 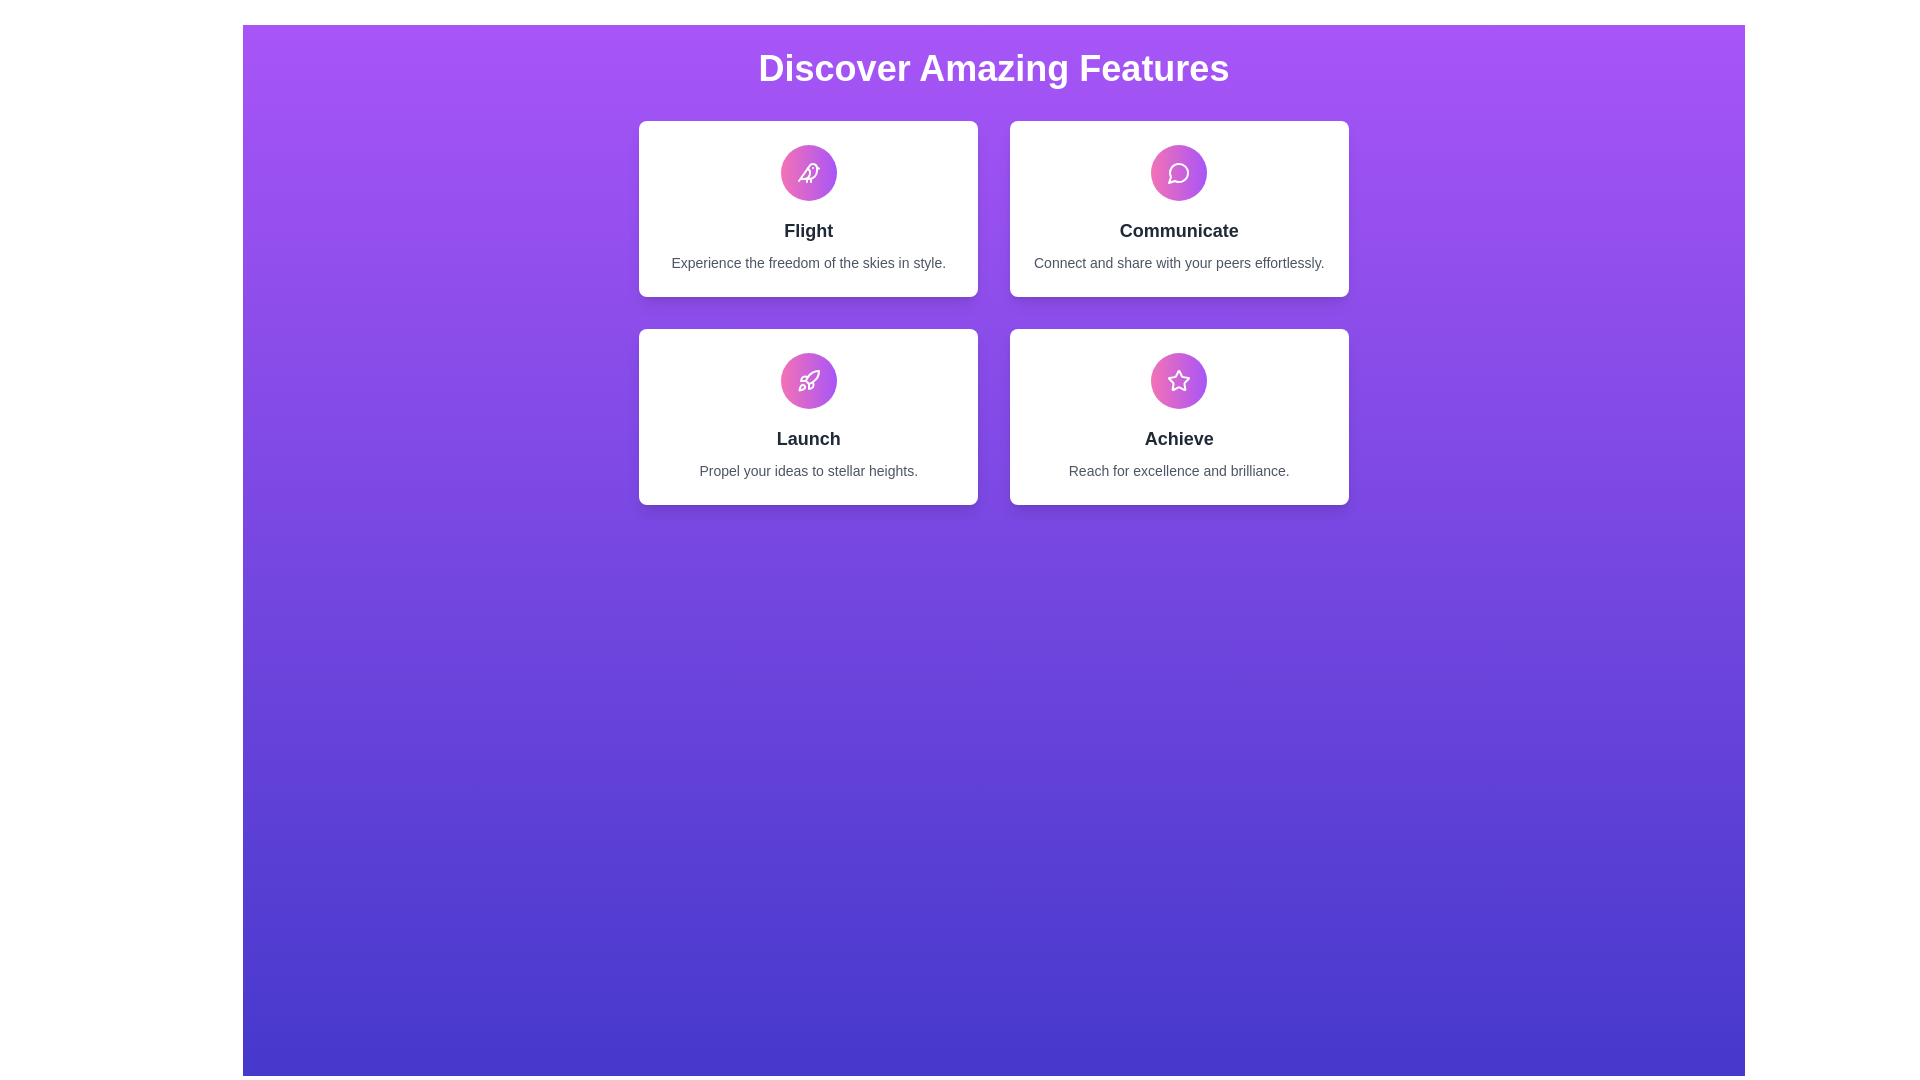 I want to click on the circular button with an icon located in the 'Launch' section, which is the third box in the second row of the grid layout, aligned with the text 'Launch' and the subtext 'Propel your ideas to stellar heights.', so click(x=808, y=381).